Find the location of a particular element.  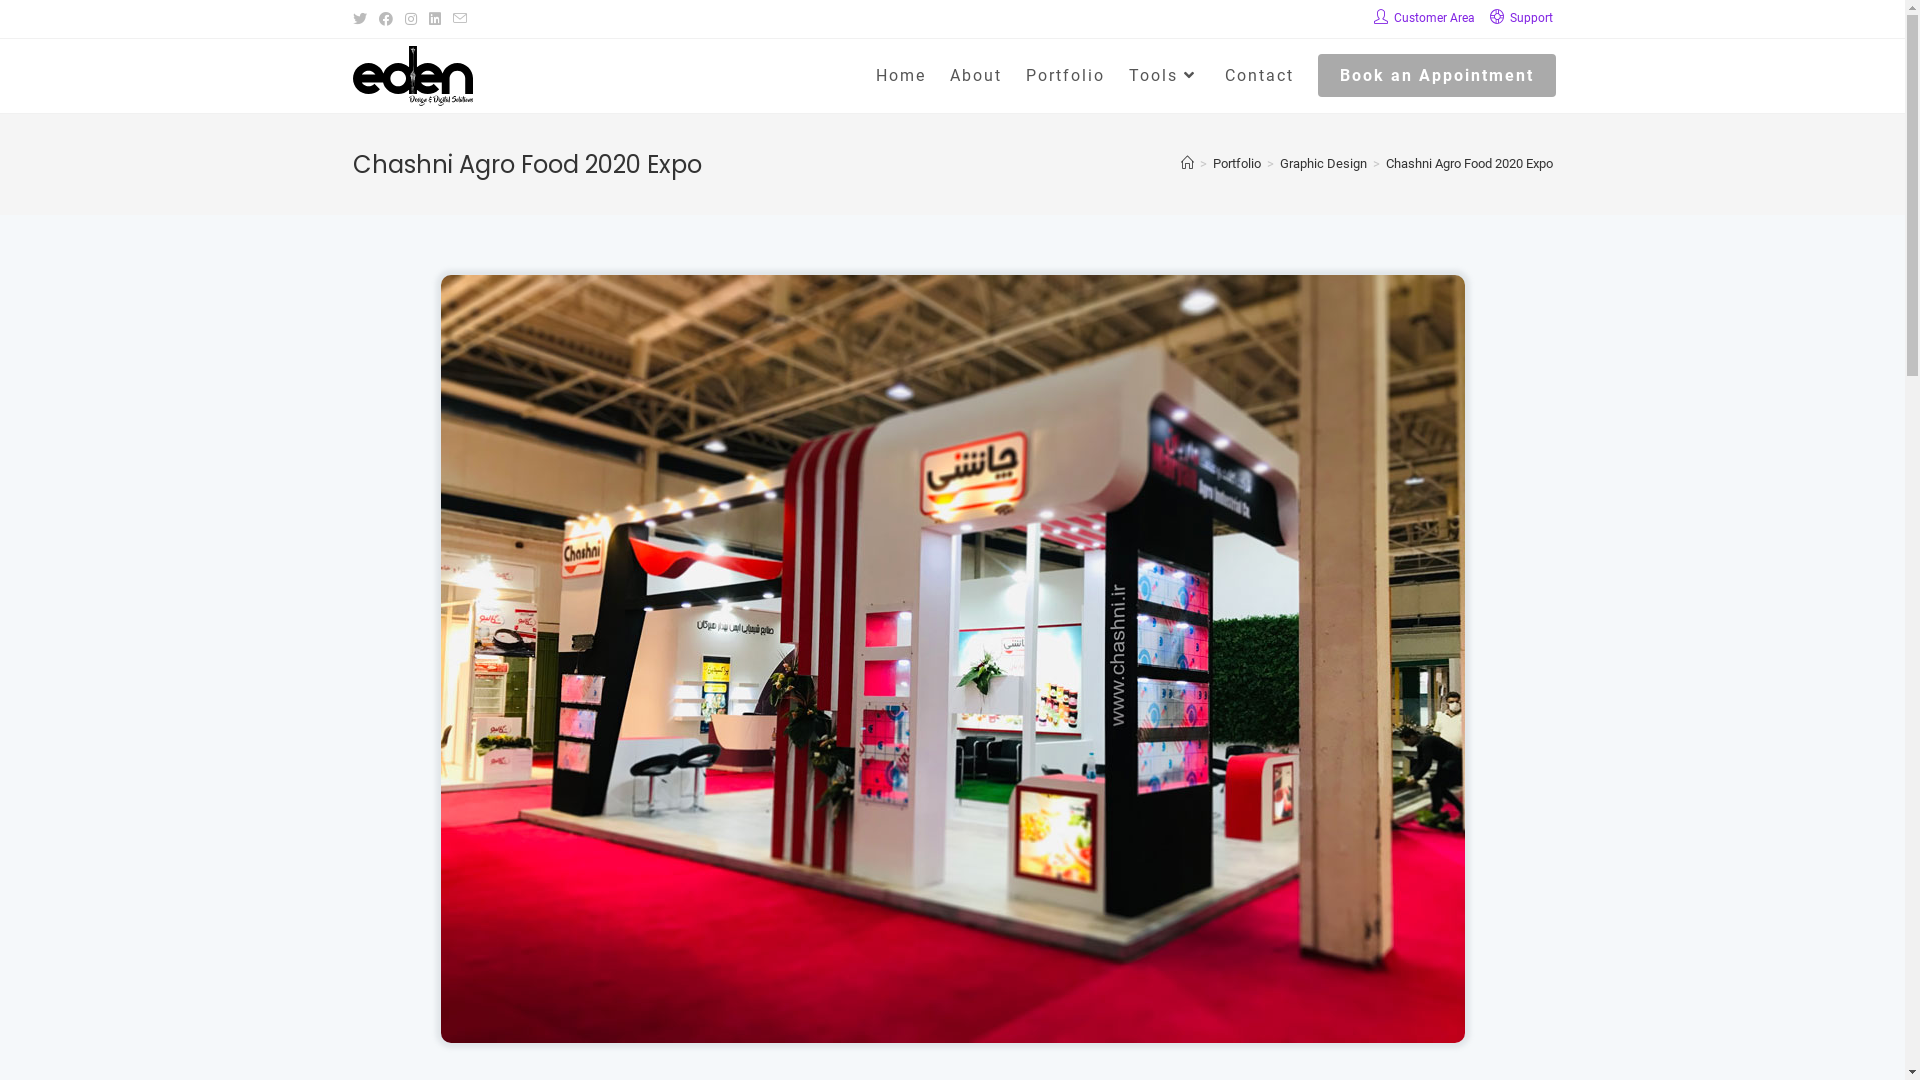

'WordPress Website Design' is located at coordinates (1102, 774).